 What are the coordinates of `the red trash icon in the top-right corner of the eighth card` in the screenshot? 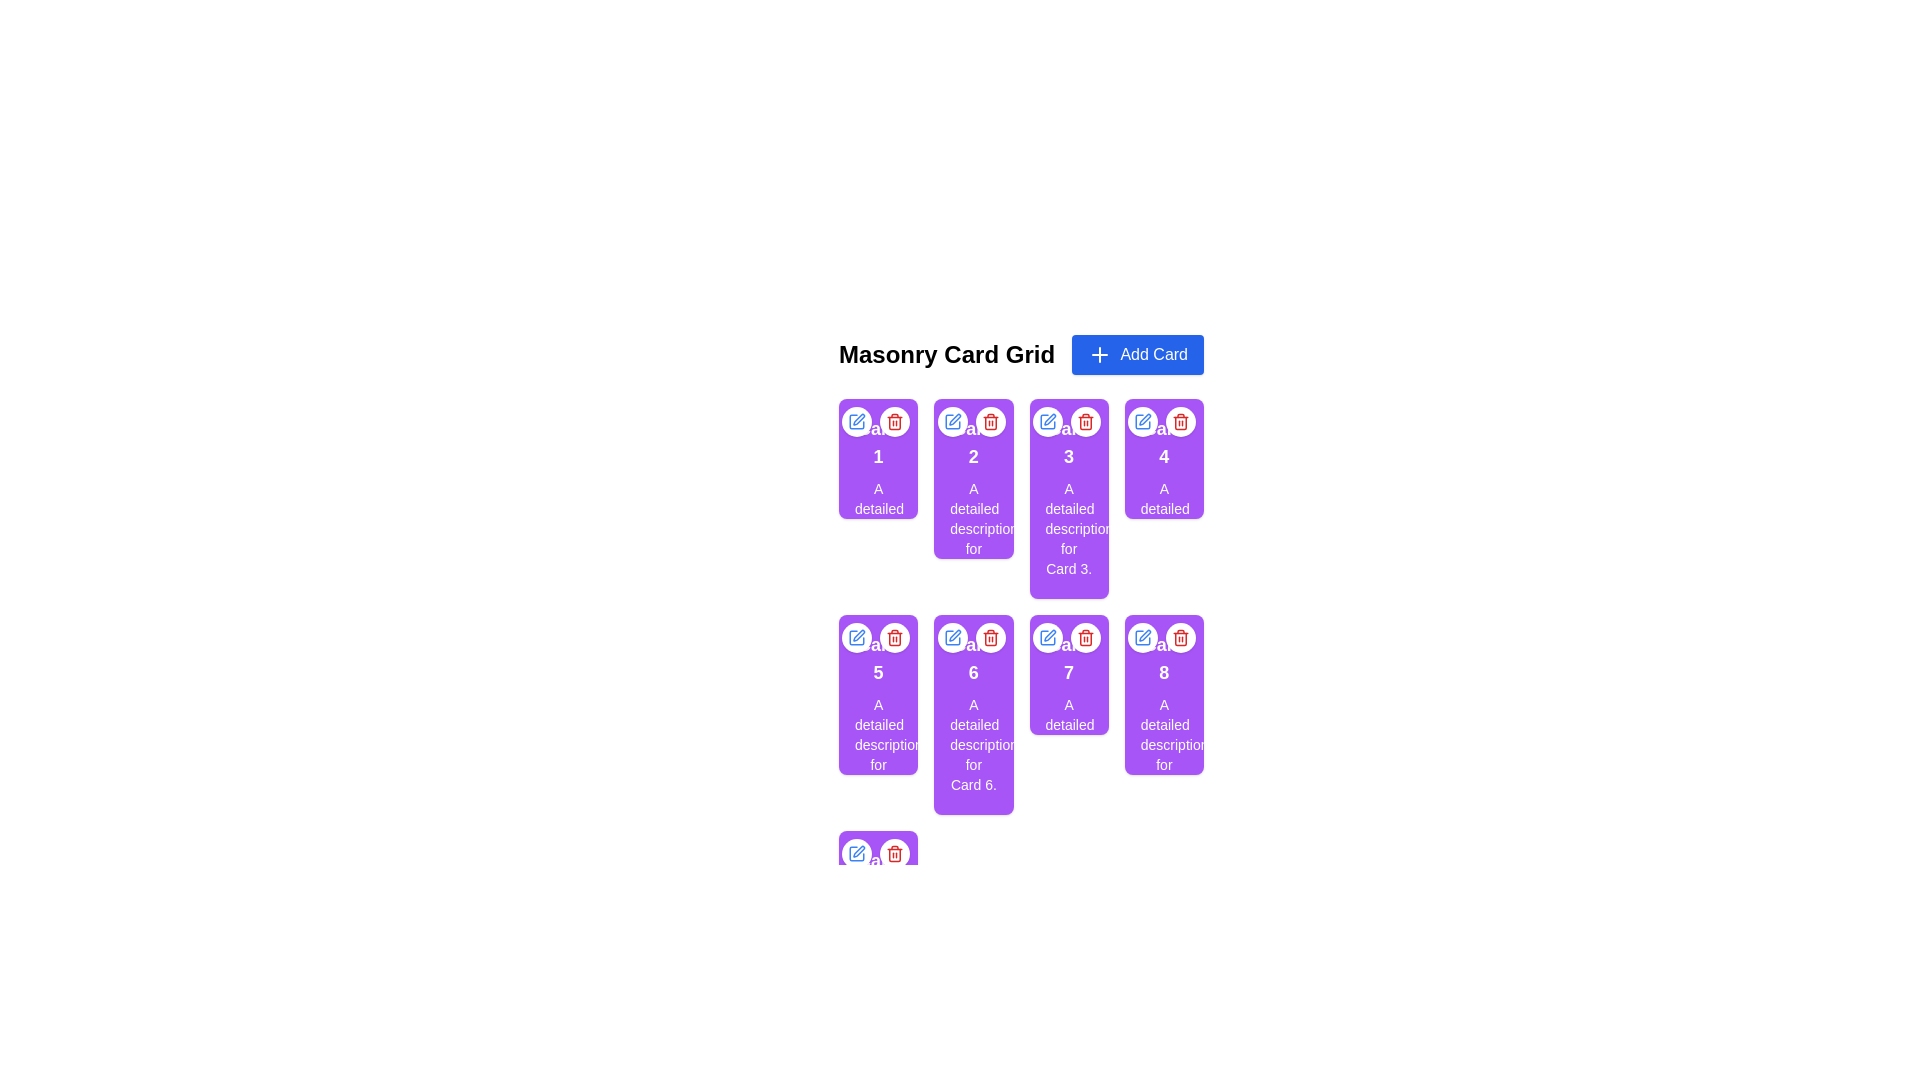 It's located at (1161, 637).